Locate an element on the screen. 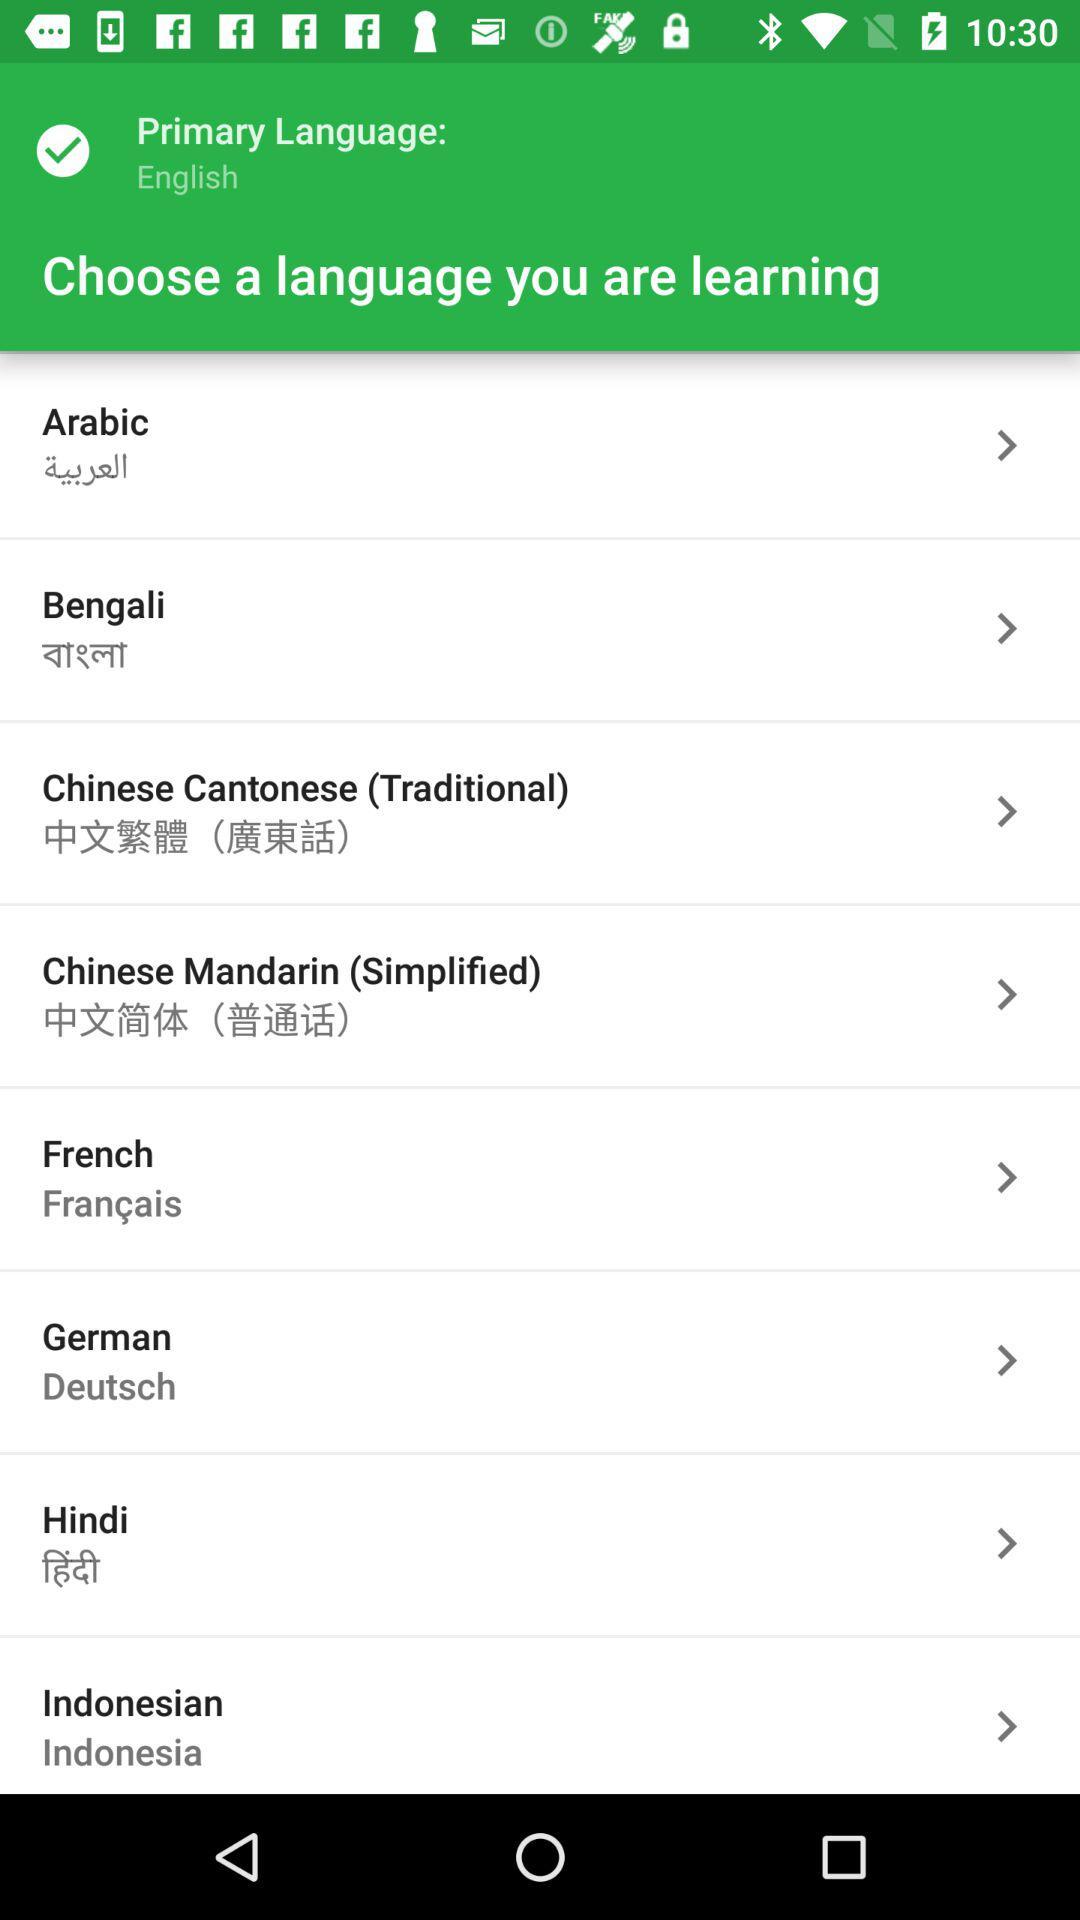 The width and height of the screenshot is (1080, 1920). choose language is located at coordinates (1017, 1177).